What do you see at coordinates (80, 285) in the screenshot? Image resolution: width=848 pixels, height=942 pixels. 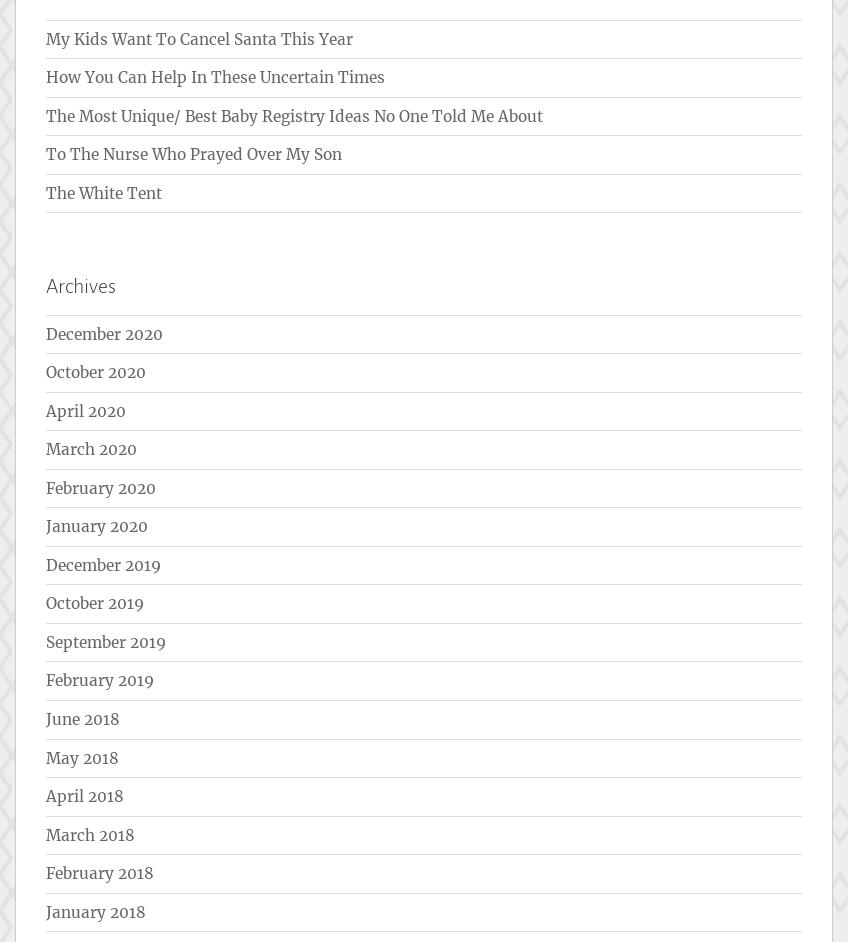 I see `'Archives'` at bounding box center [80, 285].